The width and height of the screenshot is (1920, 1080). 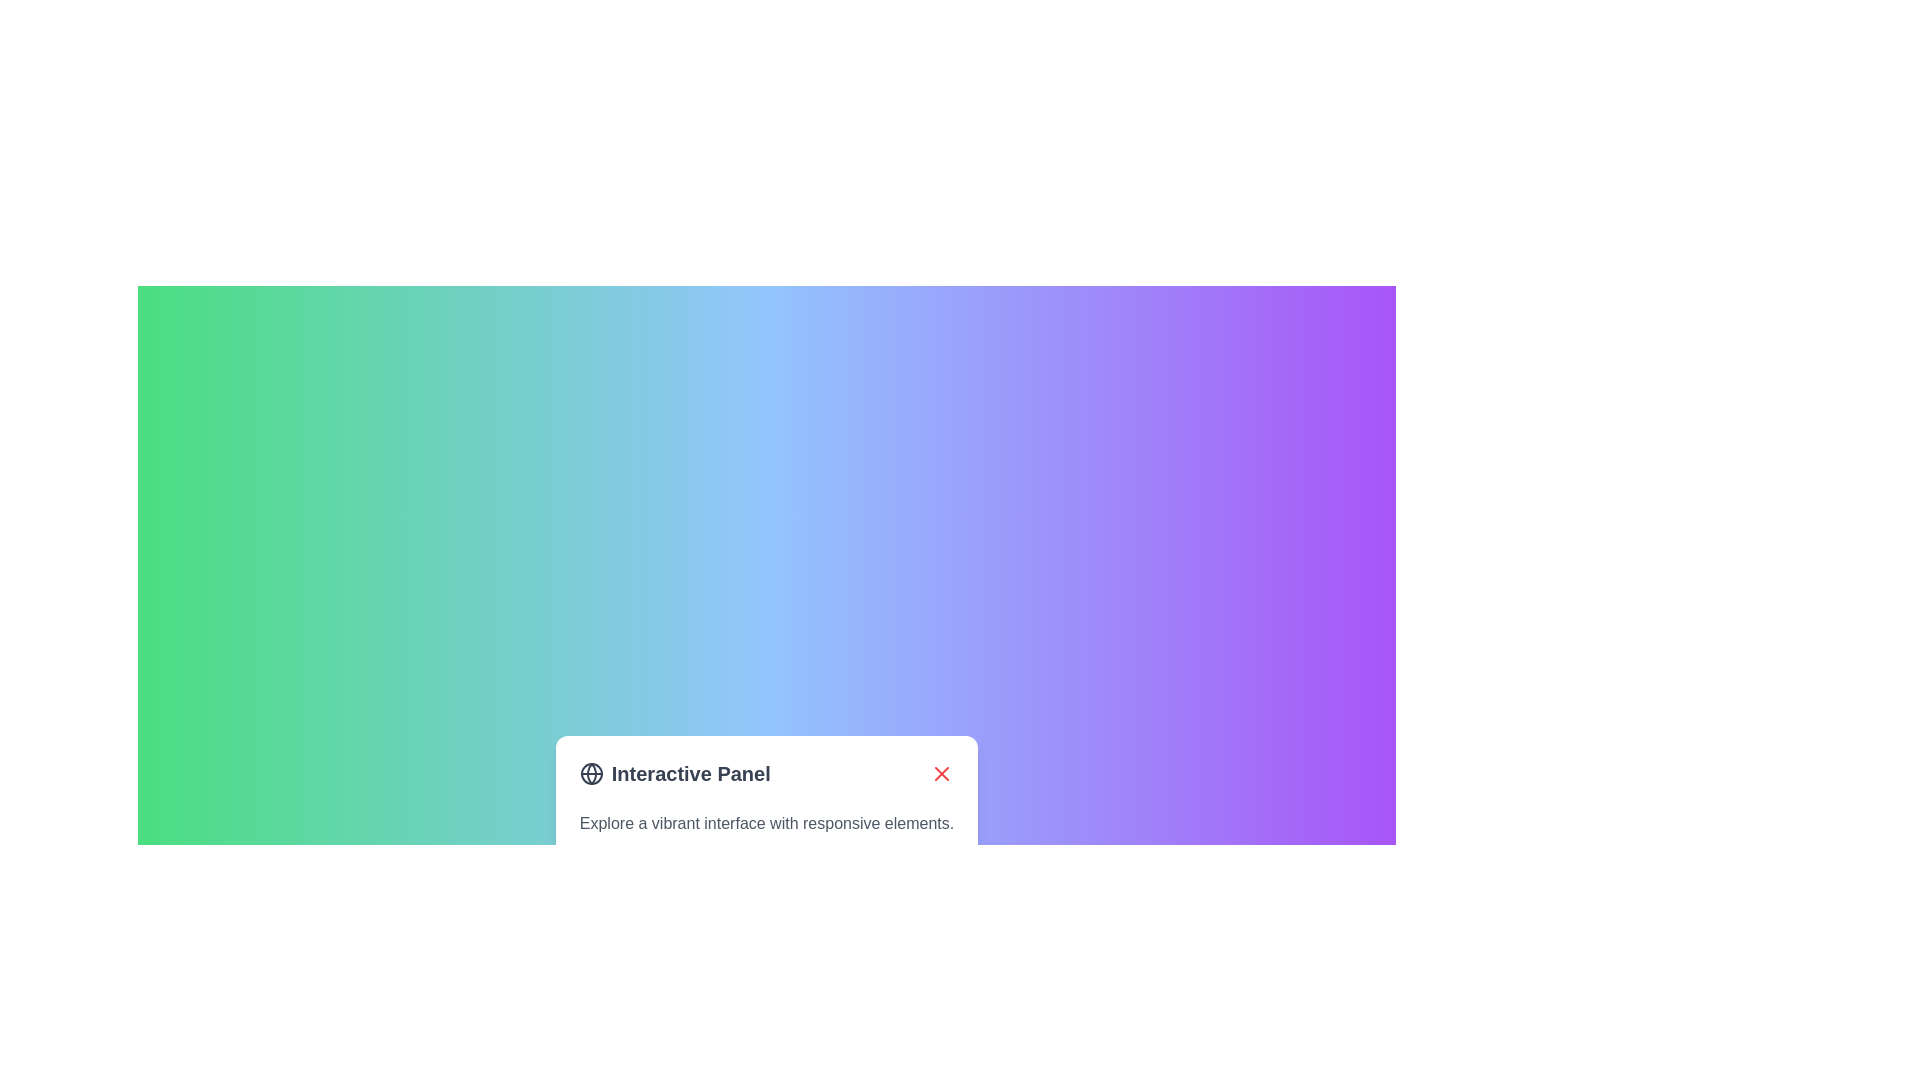 I want to click on the circular SVG Globe icon located at the bottom-right corner of the interface, nested within the 'Interactive Panel', so click(x=590, y=773).